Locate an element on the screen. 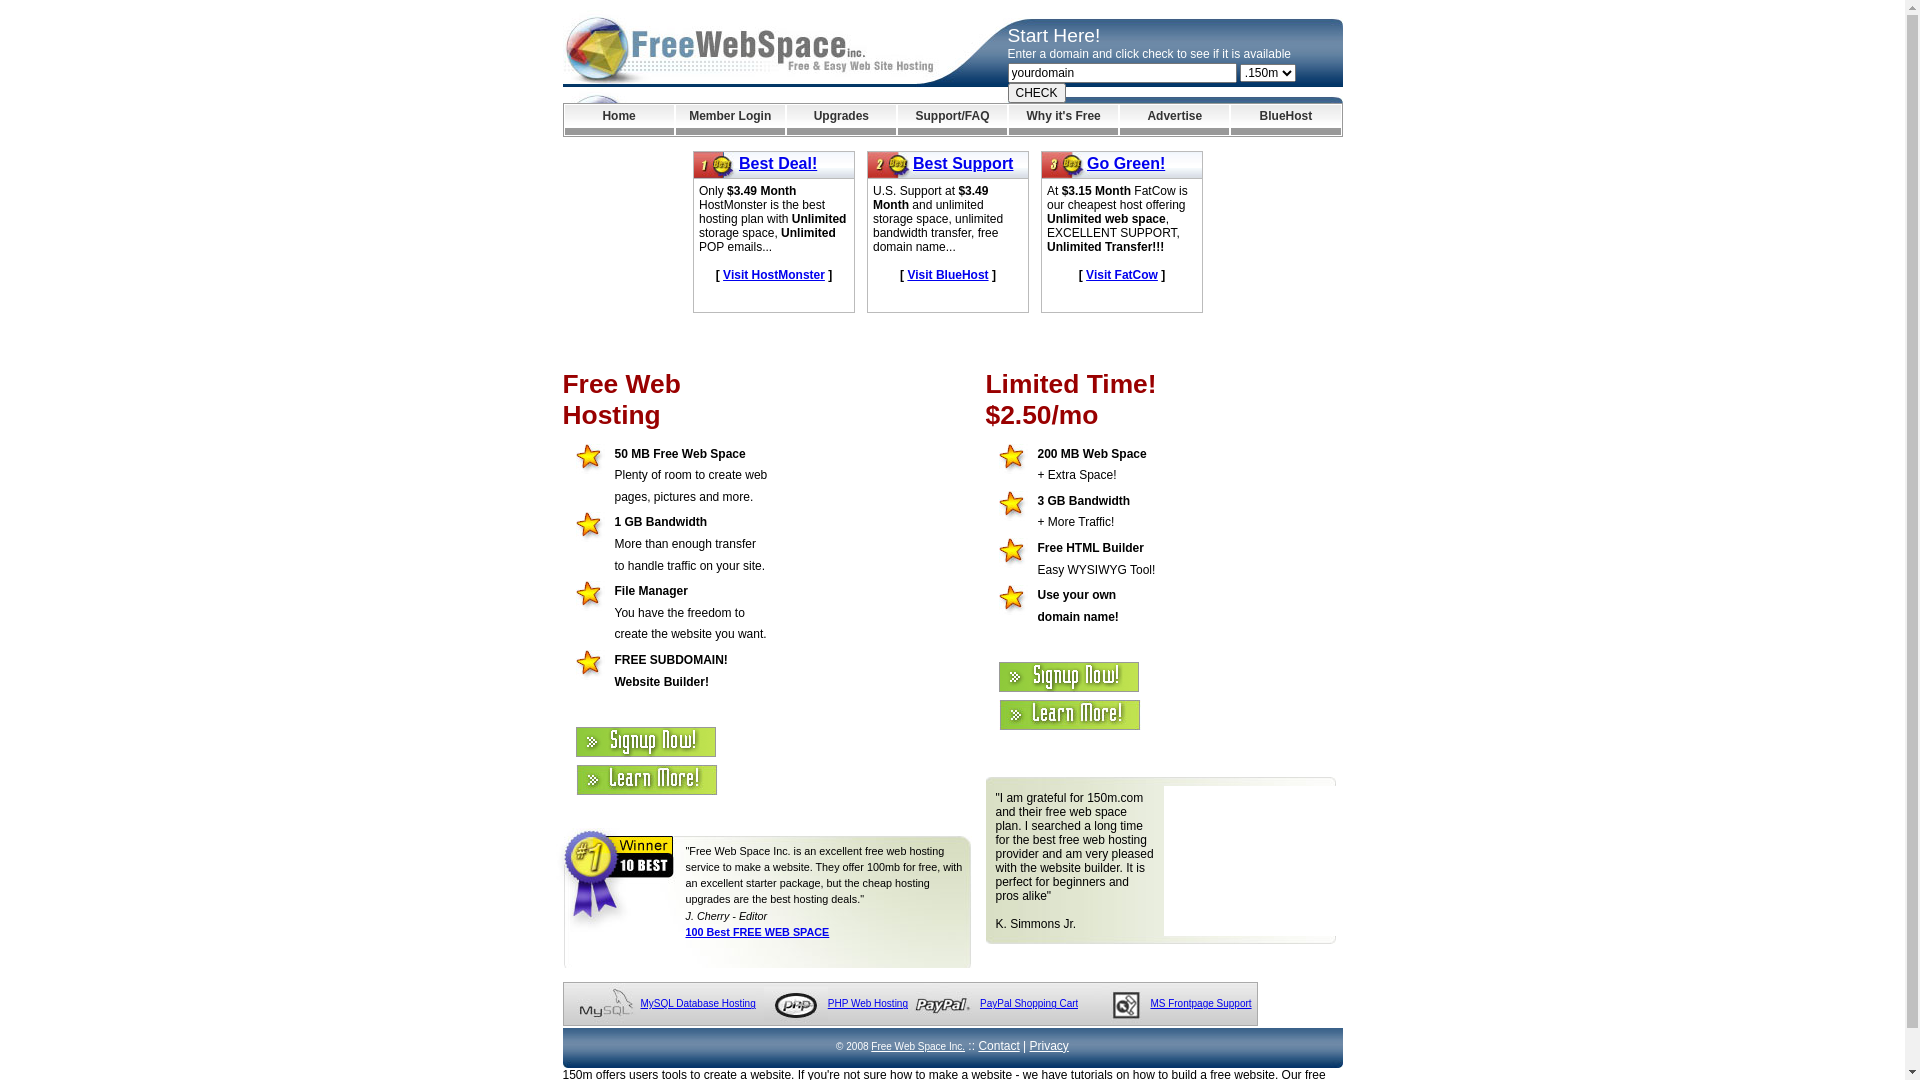 The width and height of the screenshot is (1920, 1080). 'Advertise' is located at coordinates (1118, 119).